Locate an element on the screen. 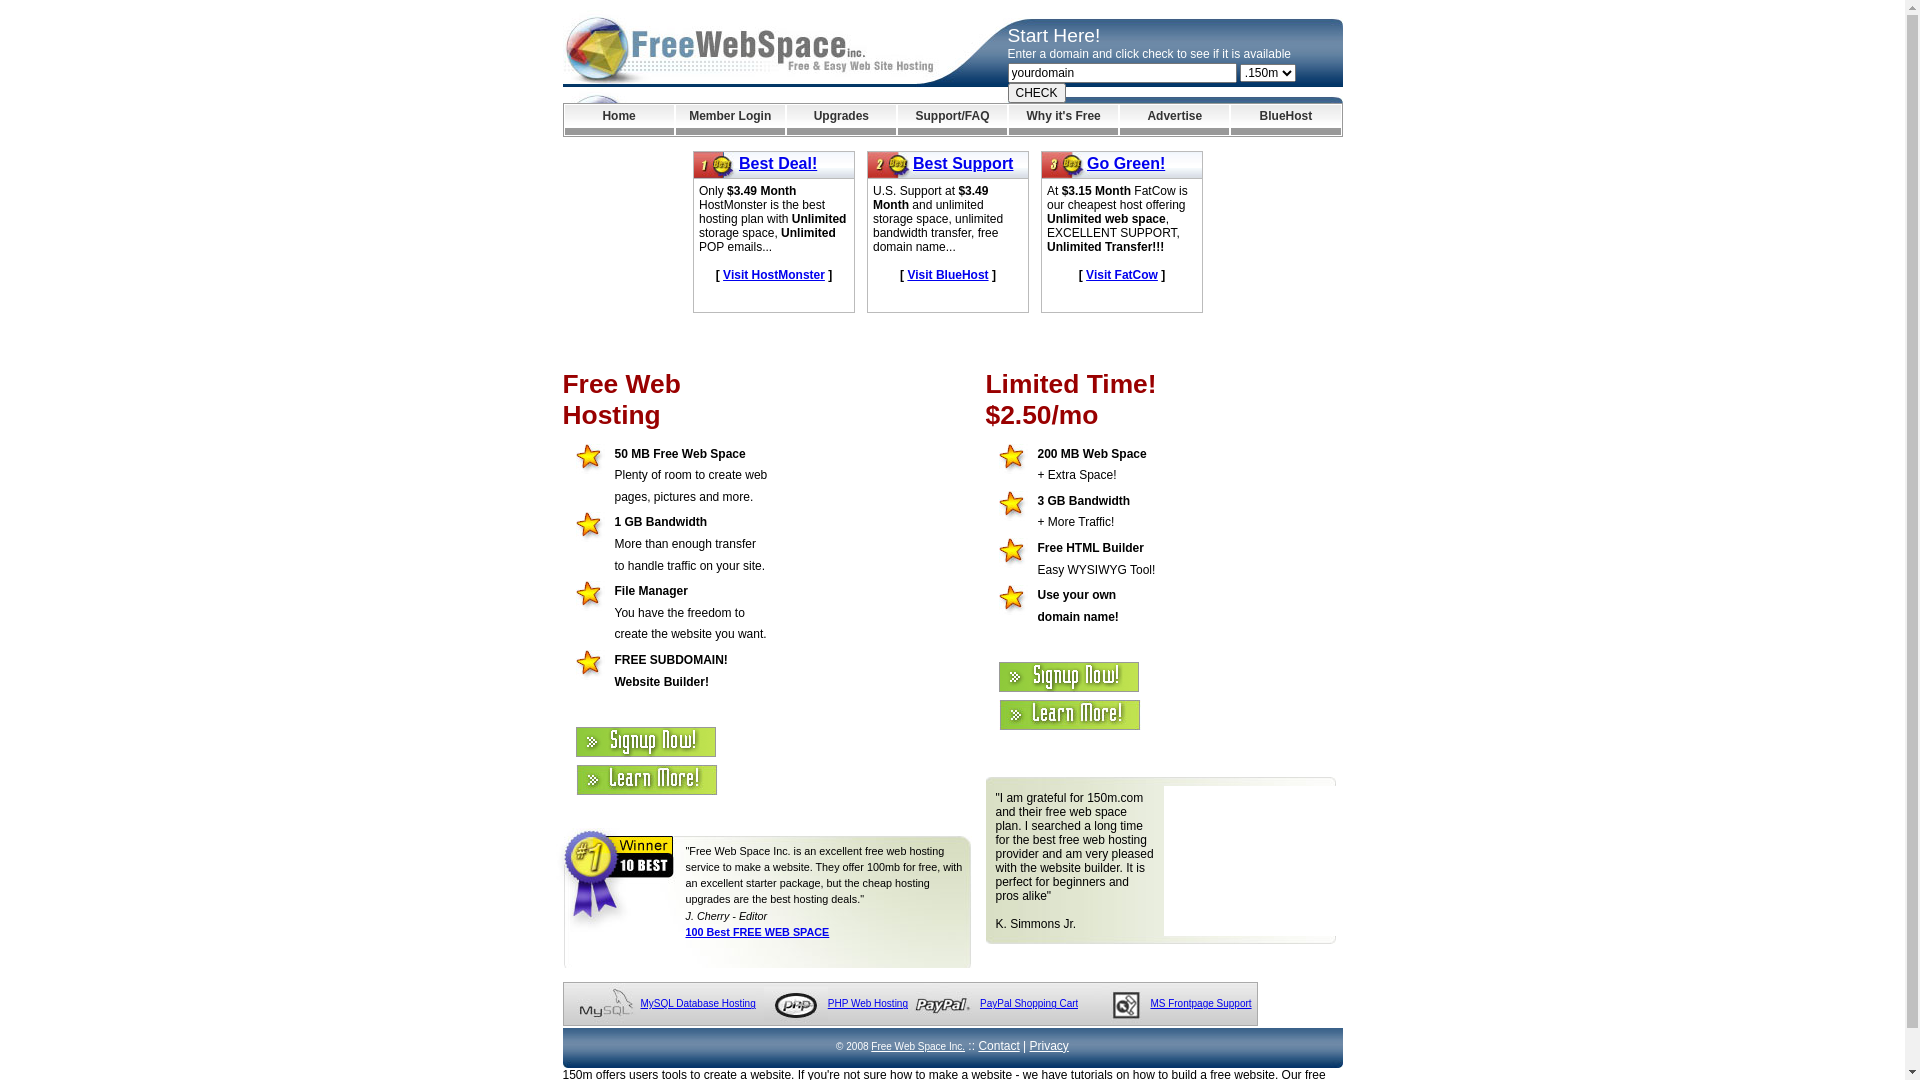 The width and height of the screenshot is (1920, 1080). 'Advertise' is located at coordinates (1118, 119).